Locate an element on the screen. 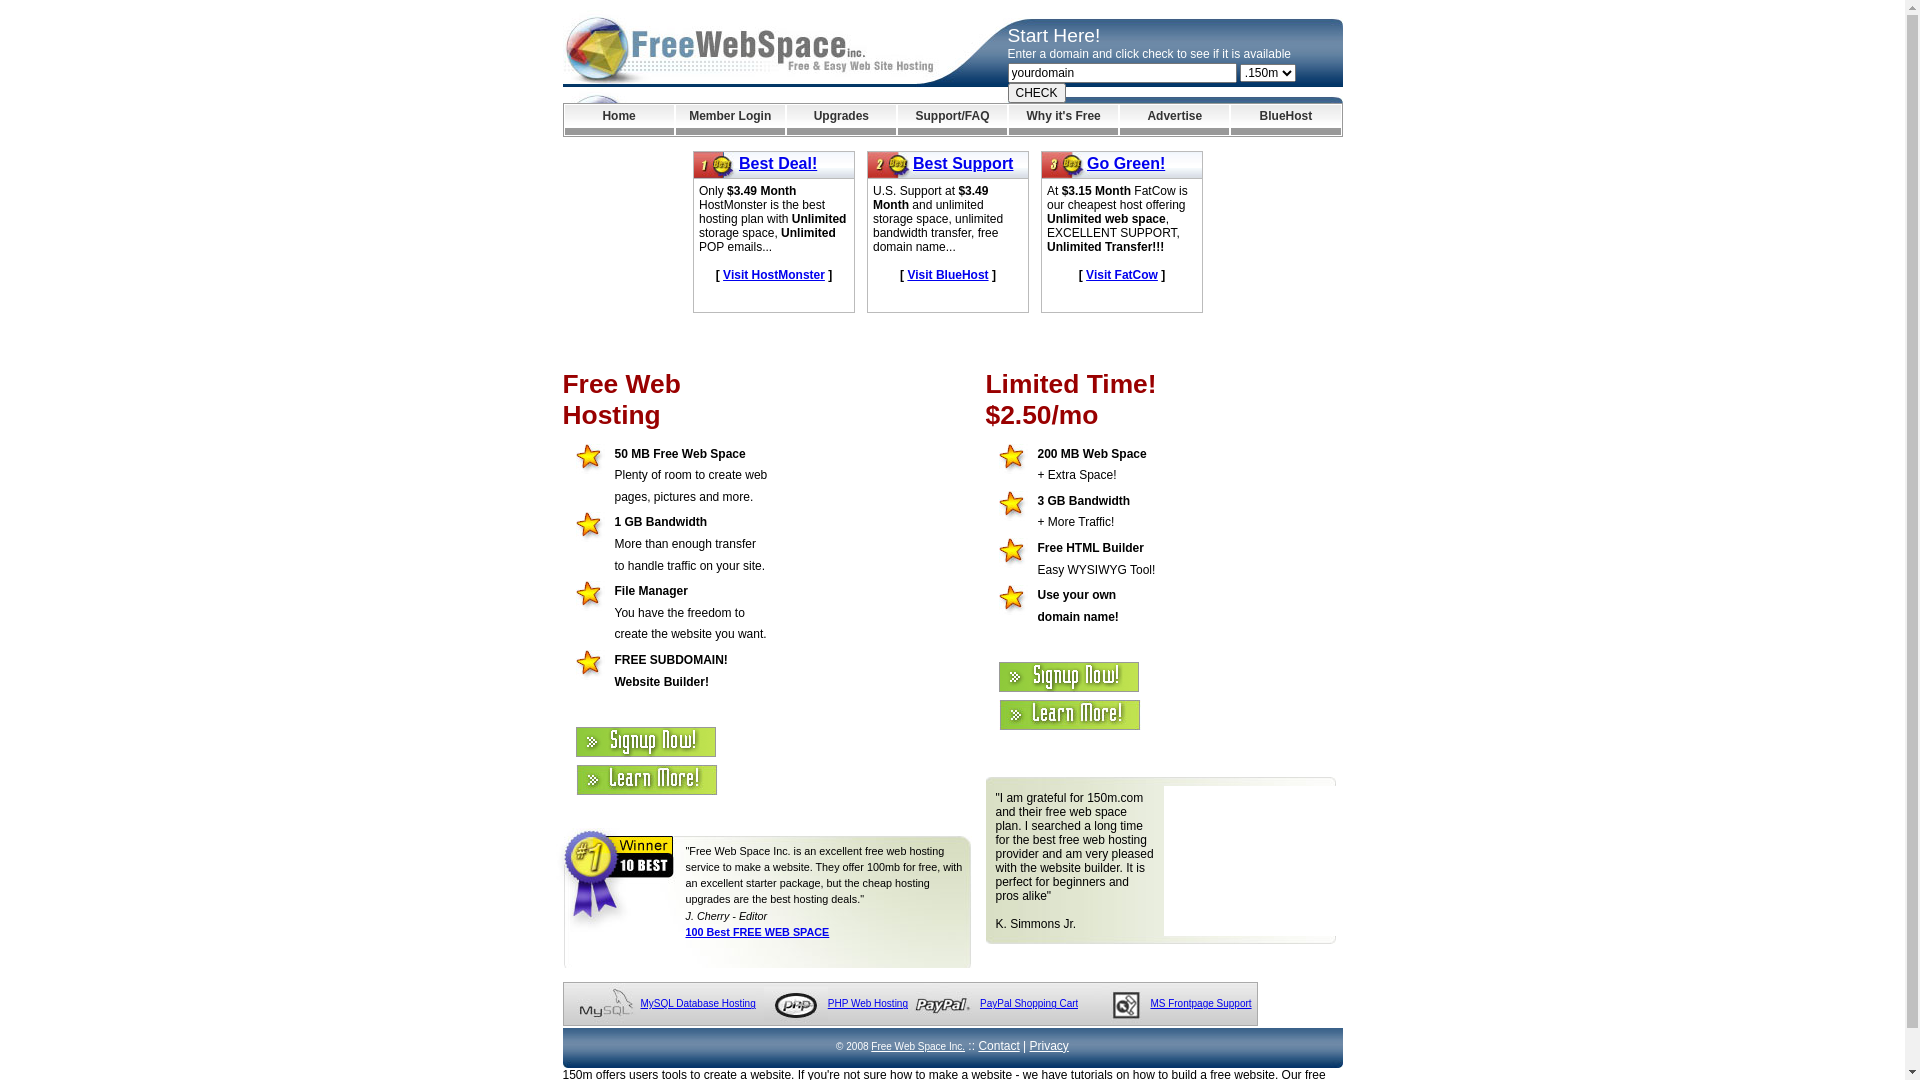 The width and height of the screenshot is (1920, 1080). 'Advertise' is located at coordinates (1118, 119).